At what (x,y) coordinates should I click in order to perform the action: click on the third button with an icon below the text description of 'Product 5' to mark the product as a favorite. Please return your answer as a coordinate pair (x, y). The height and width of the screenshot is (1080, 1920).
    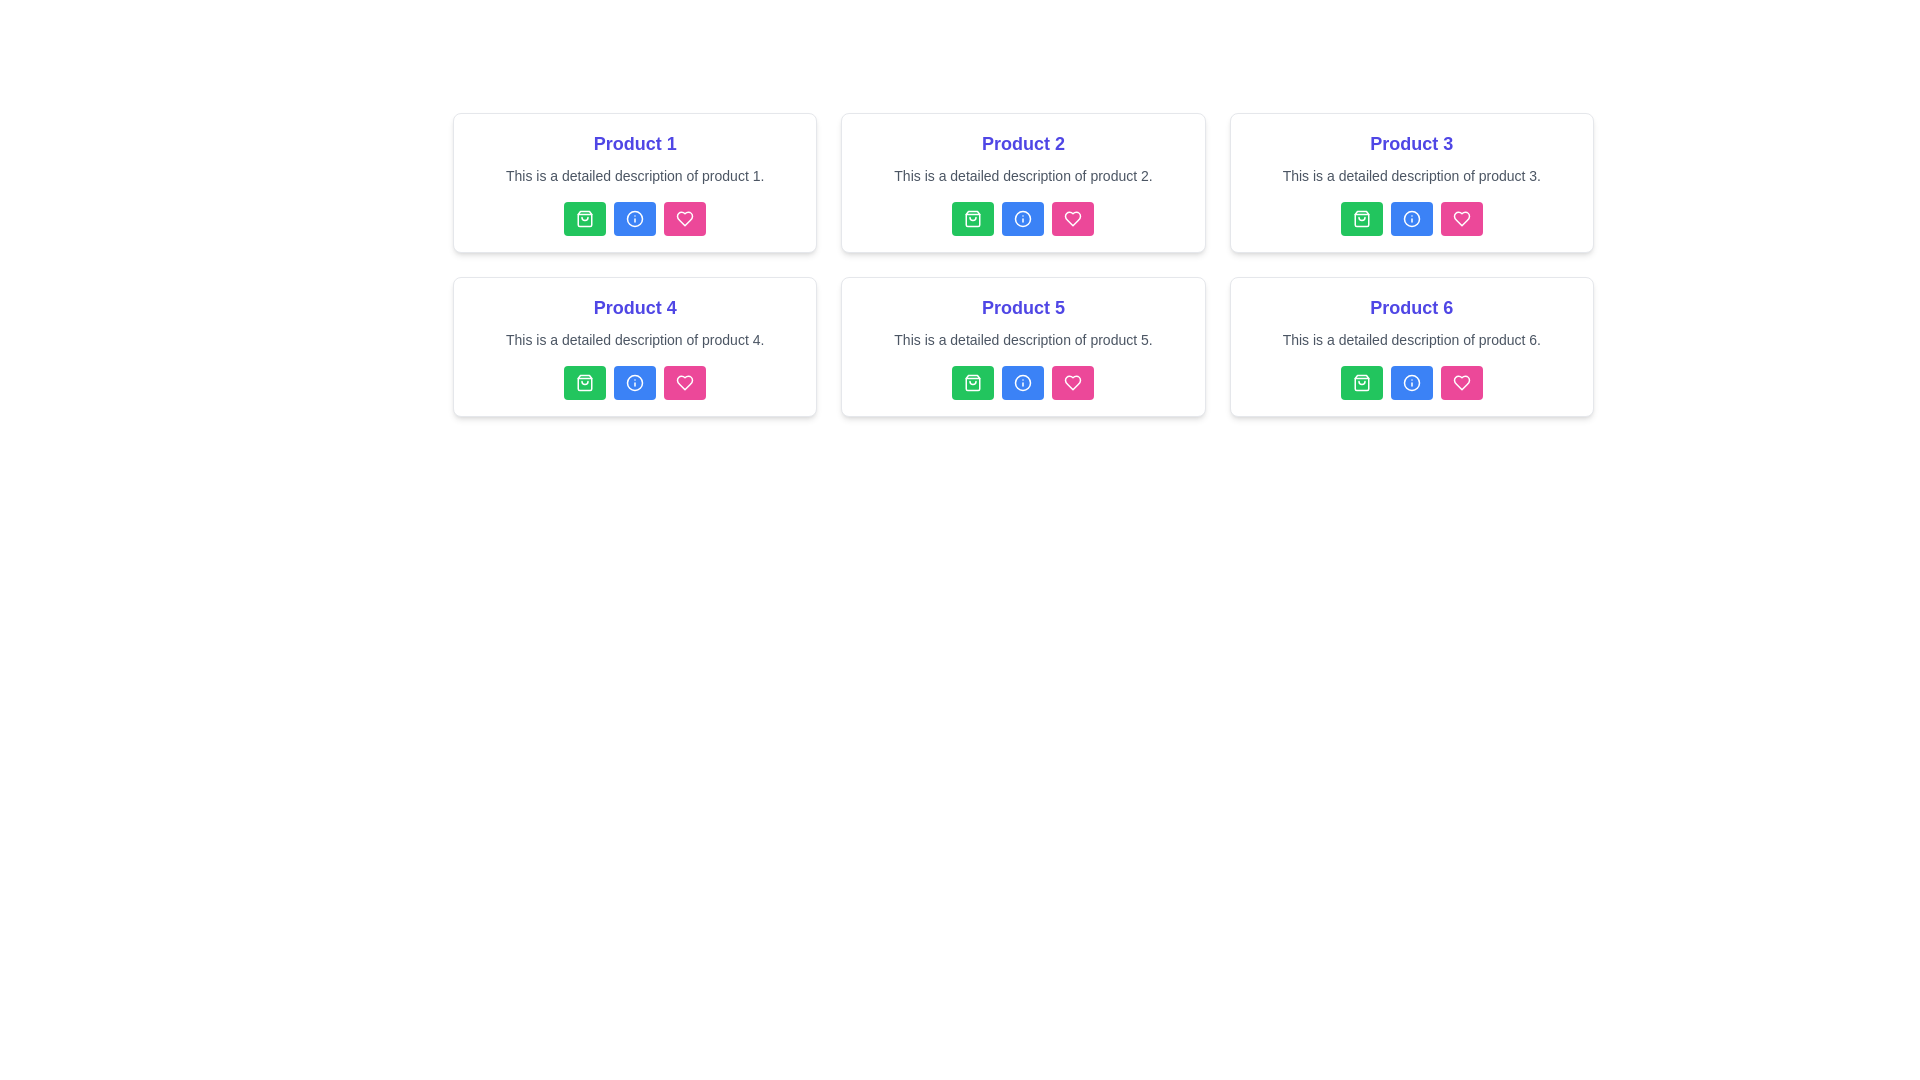
    Looking at the image, I should click on (1072, 382).